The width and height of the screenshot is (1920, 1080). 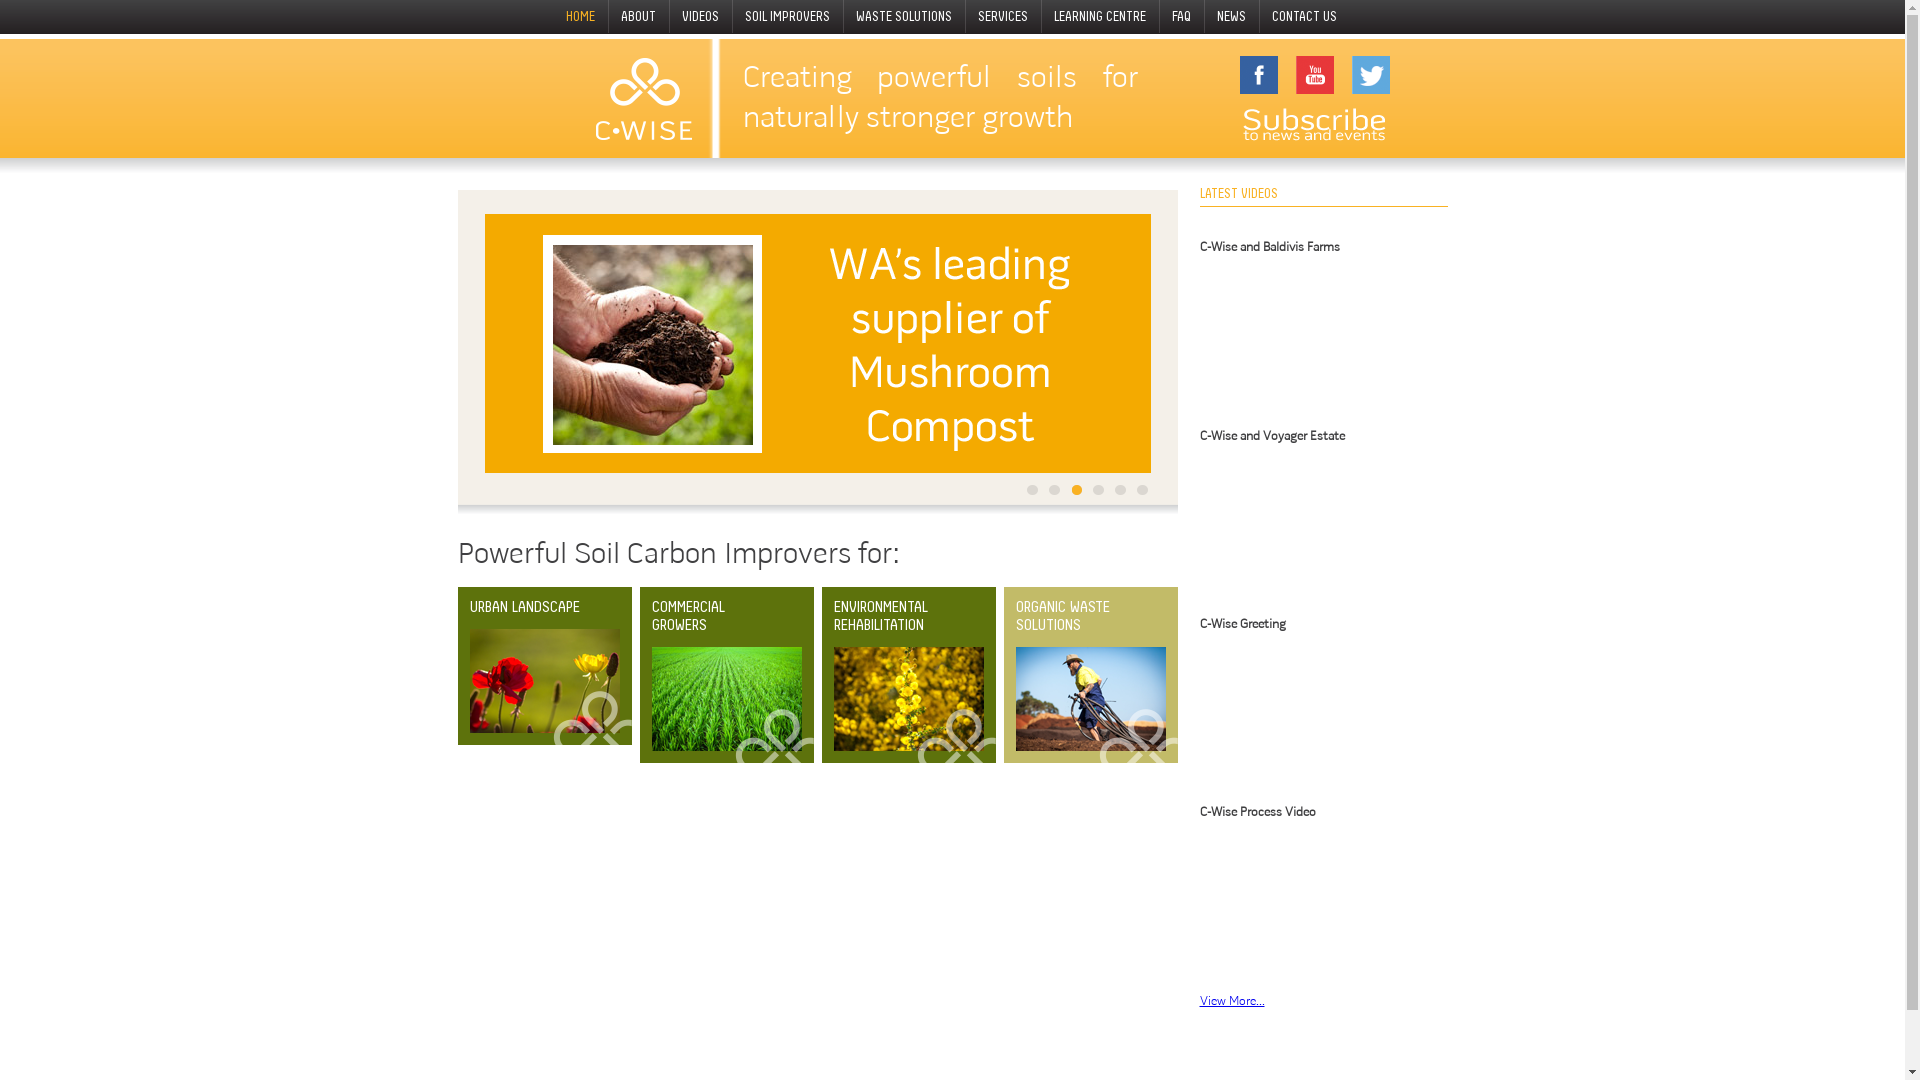 What do you see at coordinates (1182, 16) in the screenshot?
I see `'FAQ'` at bounding box center [1182, 16].